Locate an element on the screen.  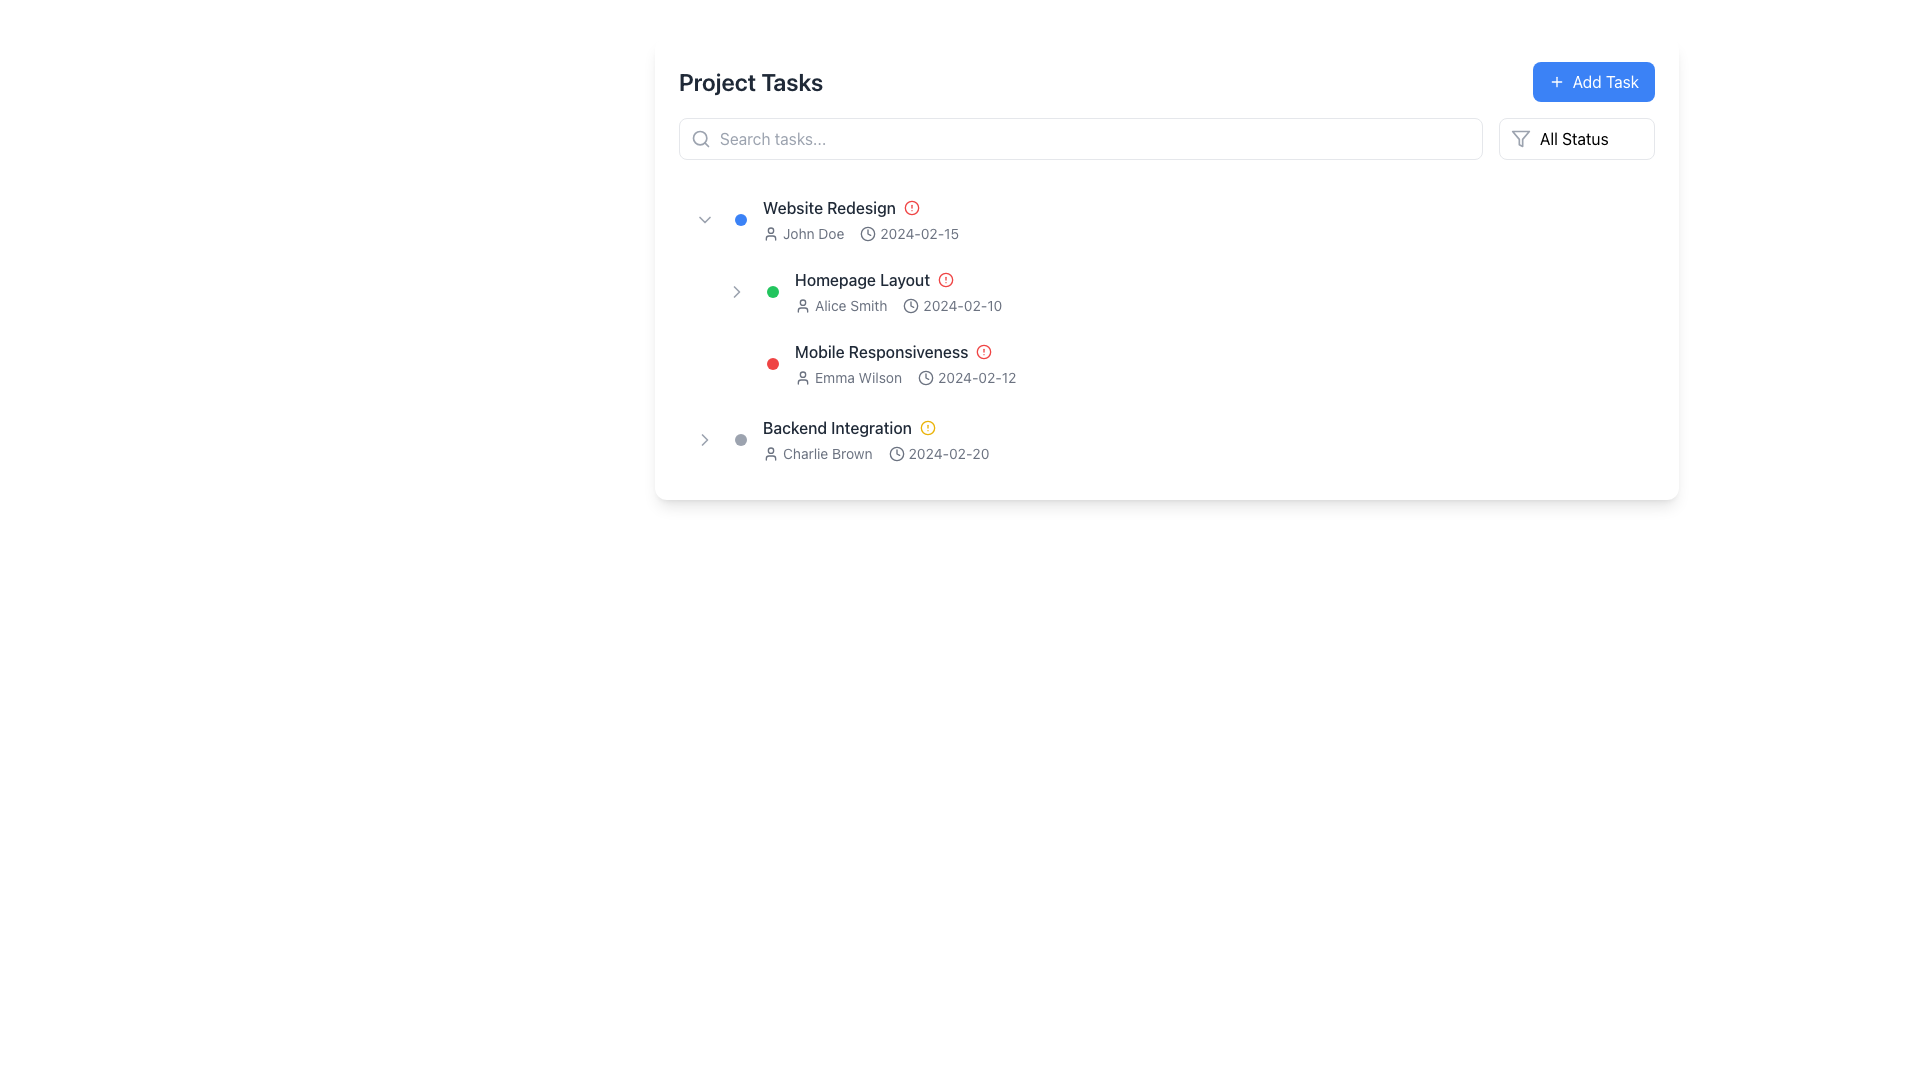
the second task item in the project task list, which is positioned below 'Website Redesign' and above 'Mobile Responsiveness' is located at coordinates (1182, 292).